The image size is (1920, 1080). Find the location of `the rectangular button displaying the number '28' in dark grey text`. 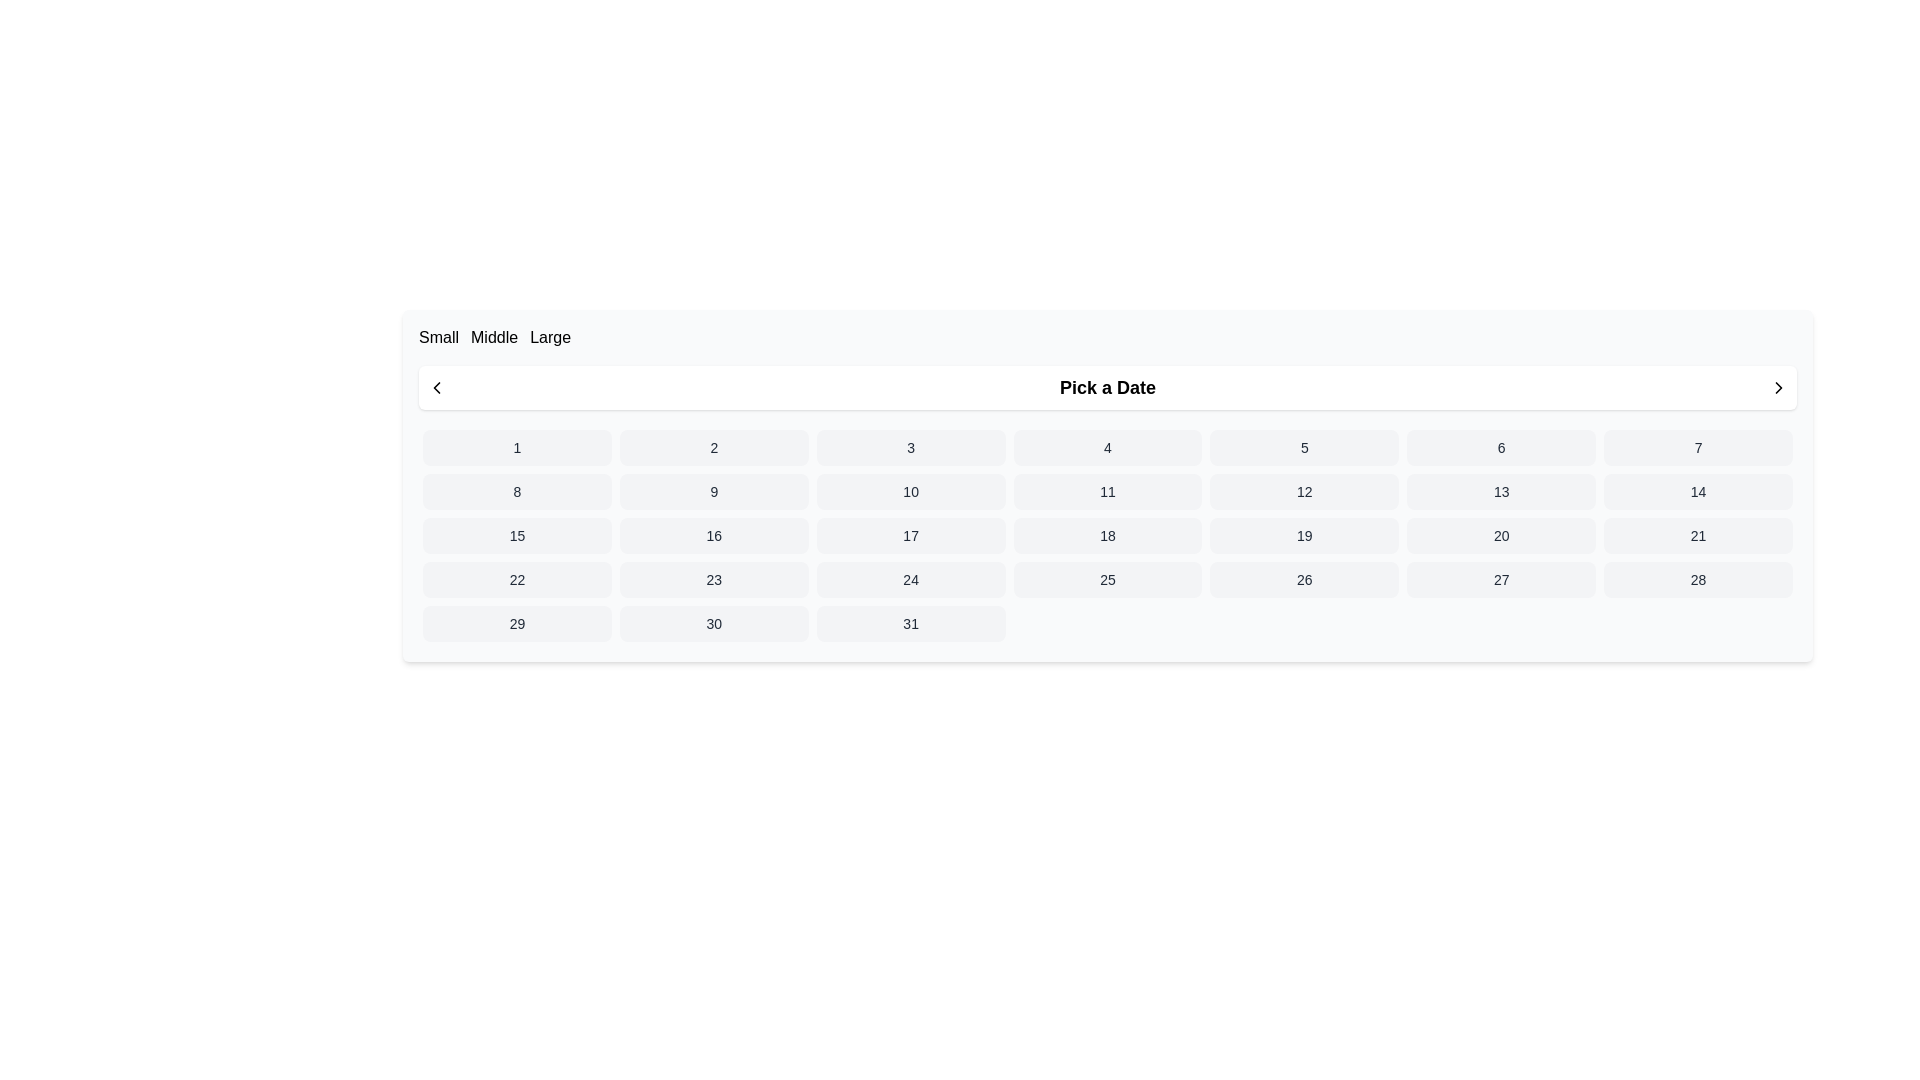

the rectangular button displaying the number '28' in dark grey text is located at coordinates (1697, 579).